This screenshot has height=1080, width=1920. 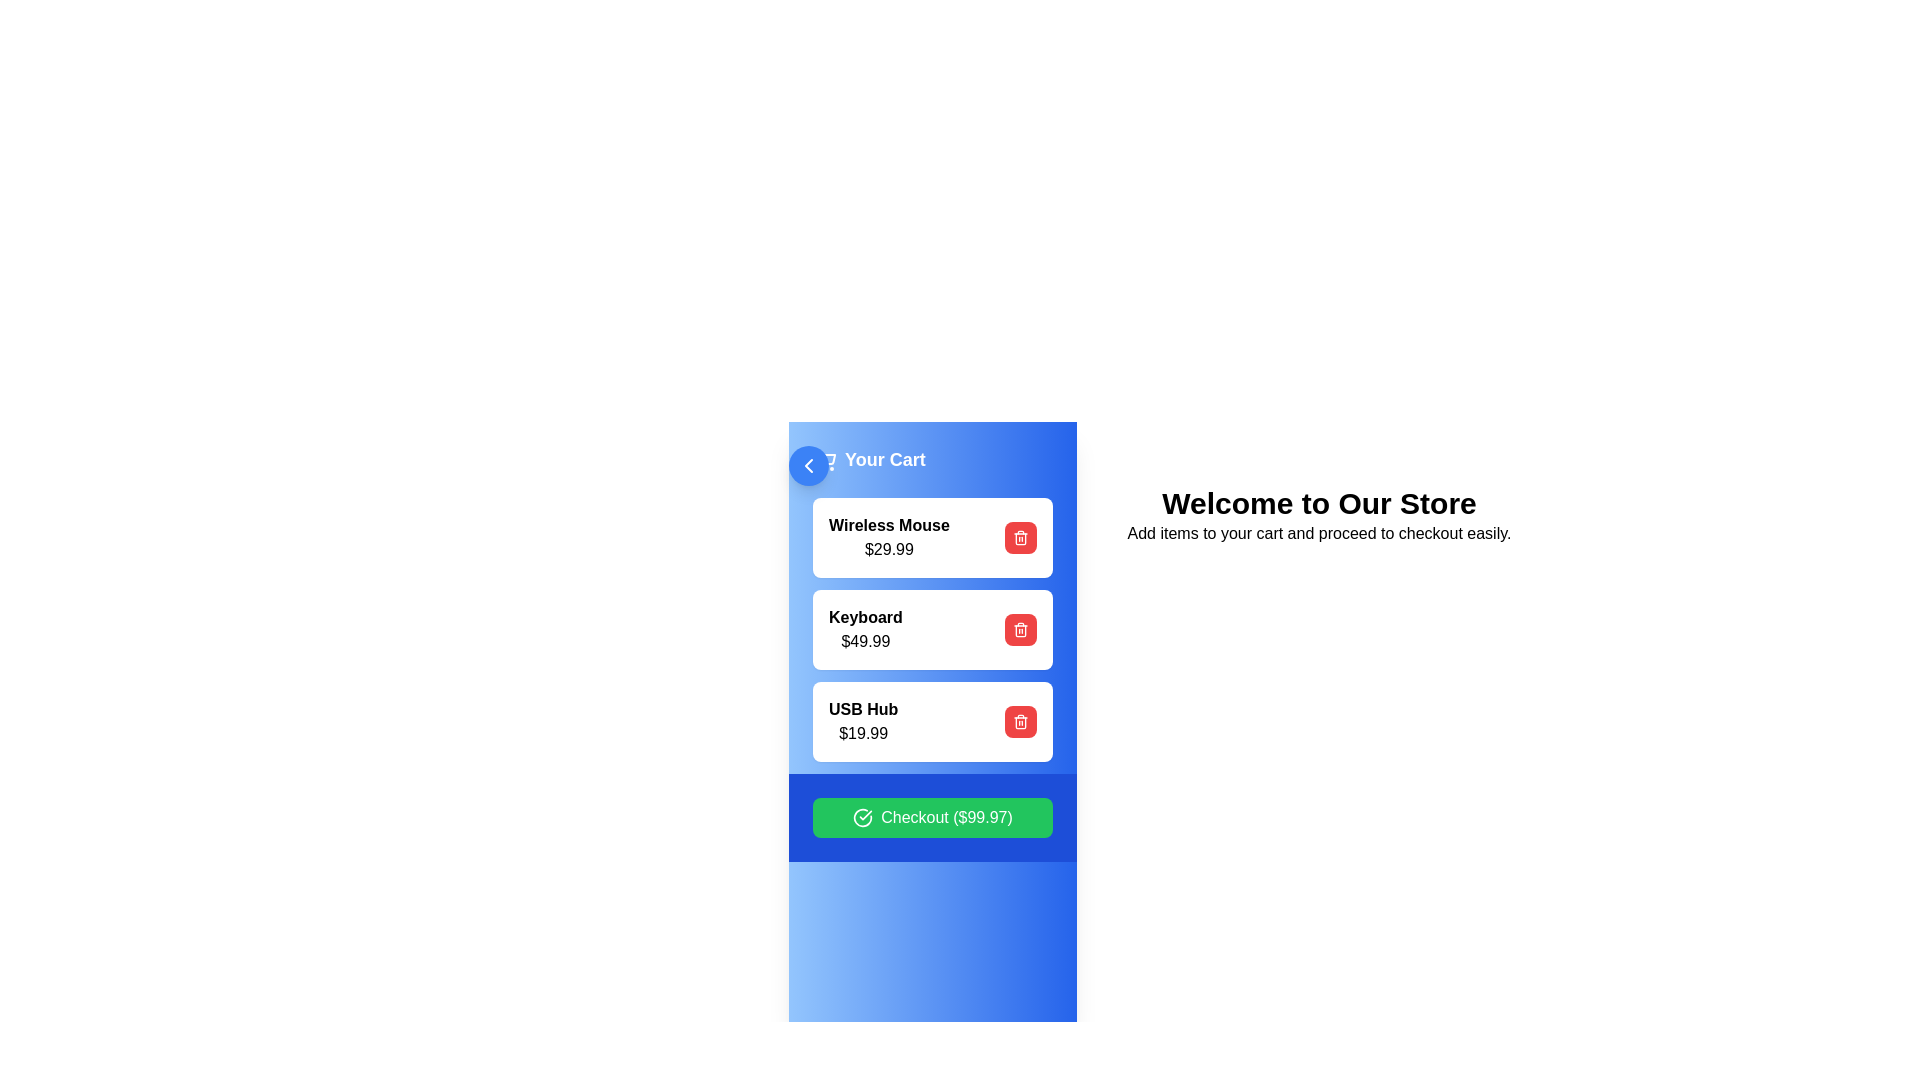 What do you see at coordinates (809, 466) in the screenshot?
I see `the 'Back' navigation button, which is a left-pointing chevron icon enclosed within a circular button with a blue background, located at the top-left area of the card layout` at bounding box center [809, 466].